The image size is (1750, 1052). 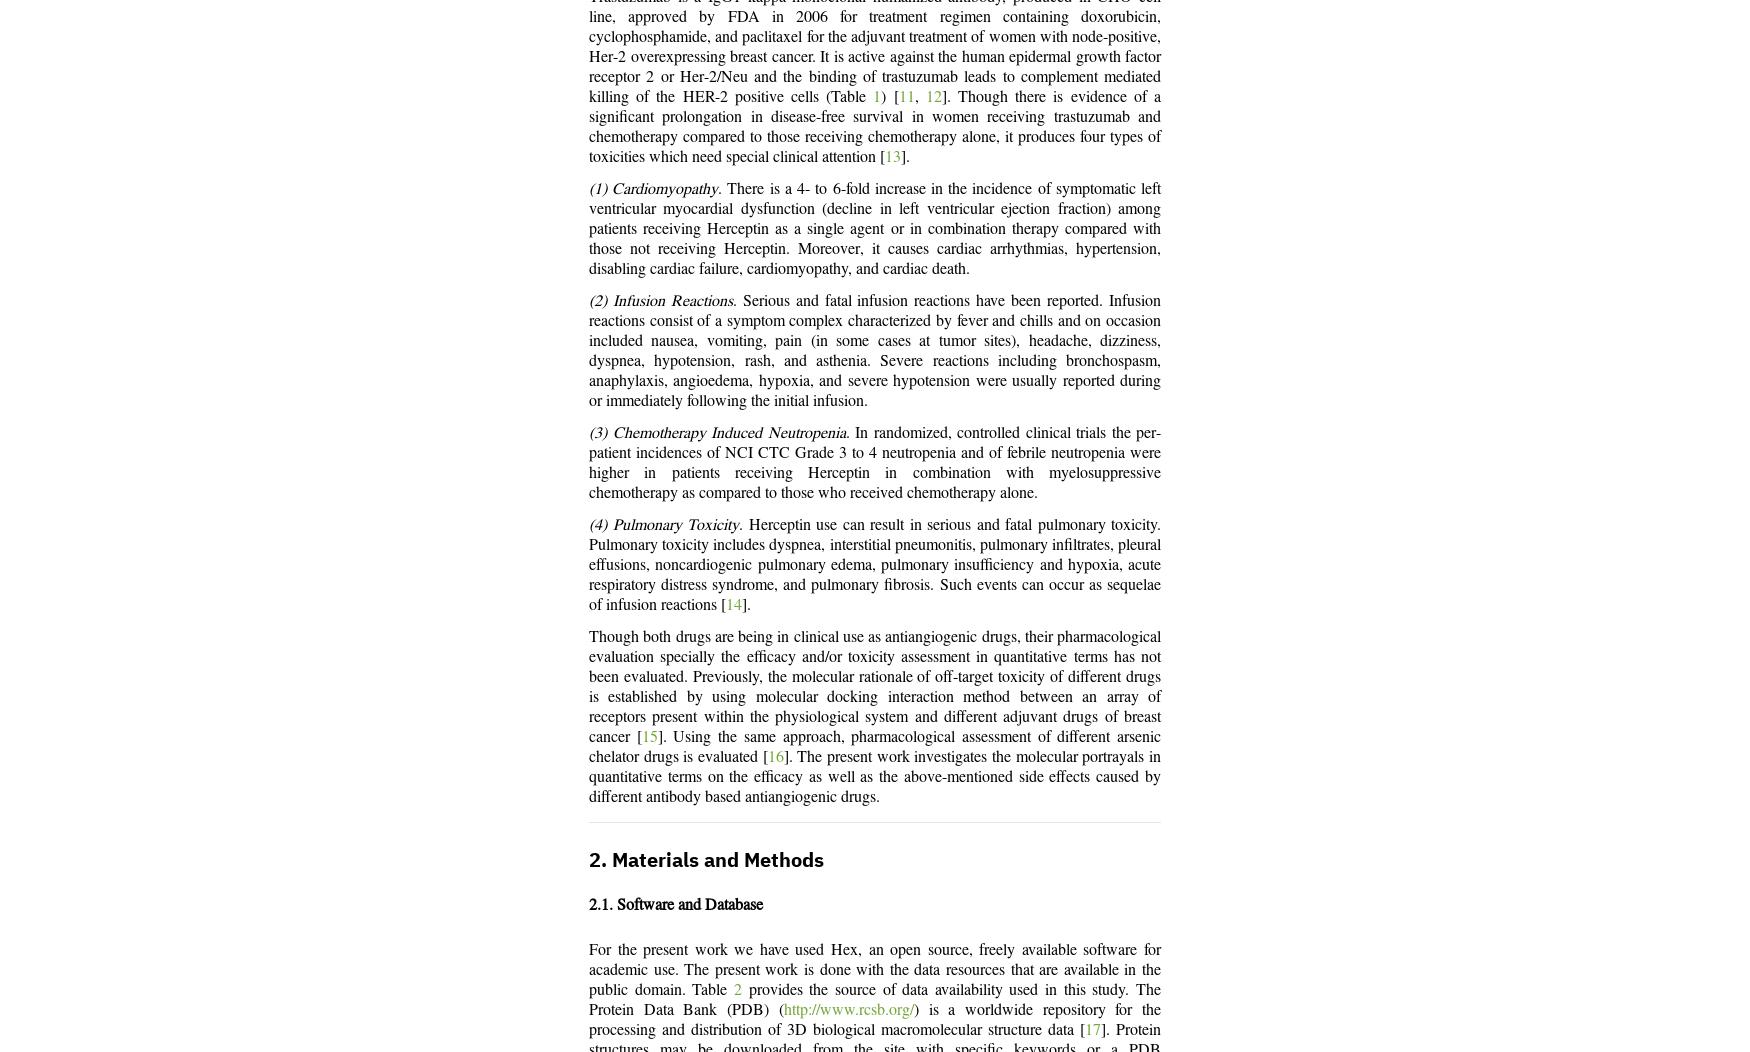 What do you see at coordinates (924, 96) in the screenshot?
I see `'12'` at bounding box center [924, 96].